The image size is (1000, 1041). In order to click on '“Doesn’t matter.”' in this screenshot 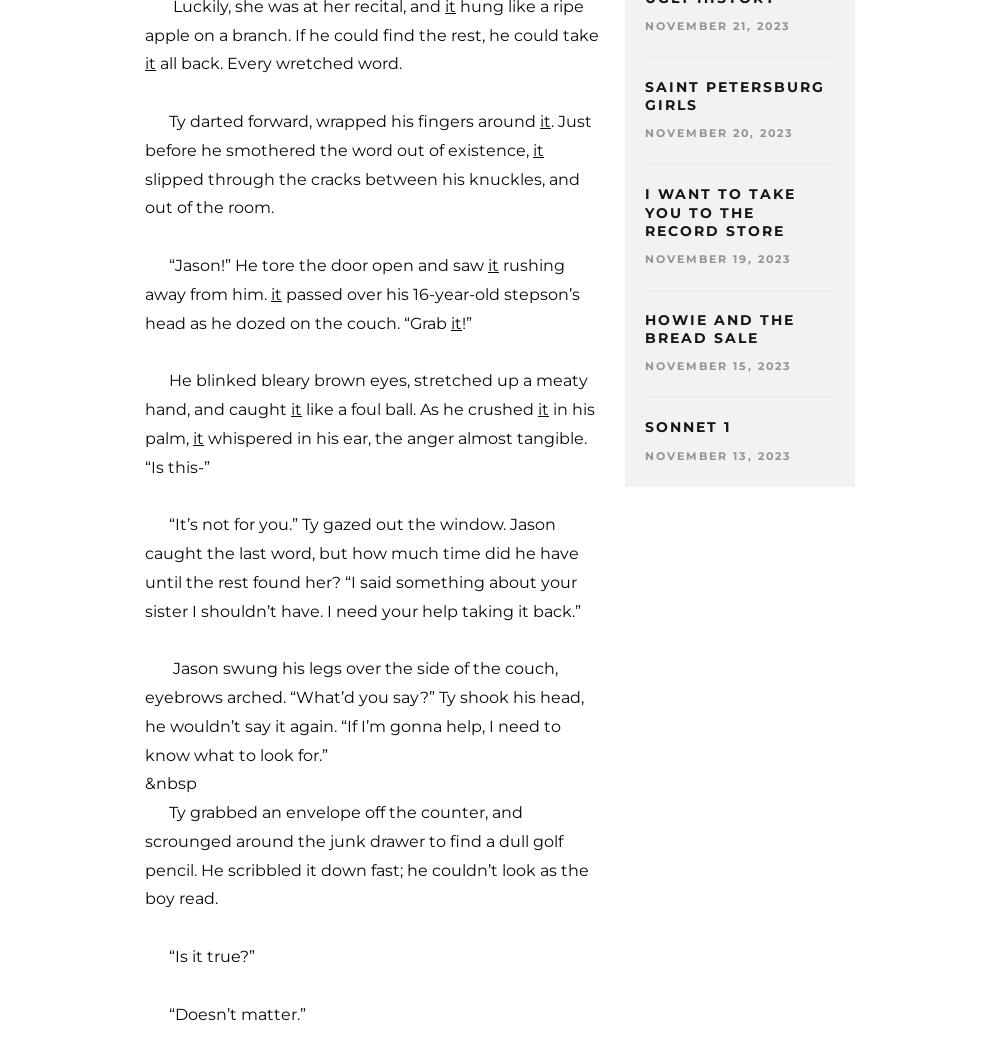, I will do `click(224, 1013)`.